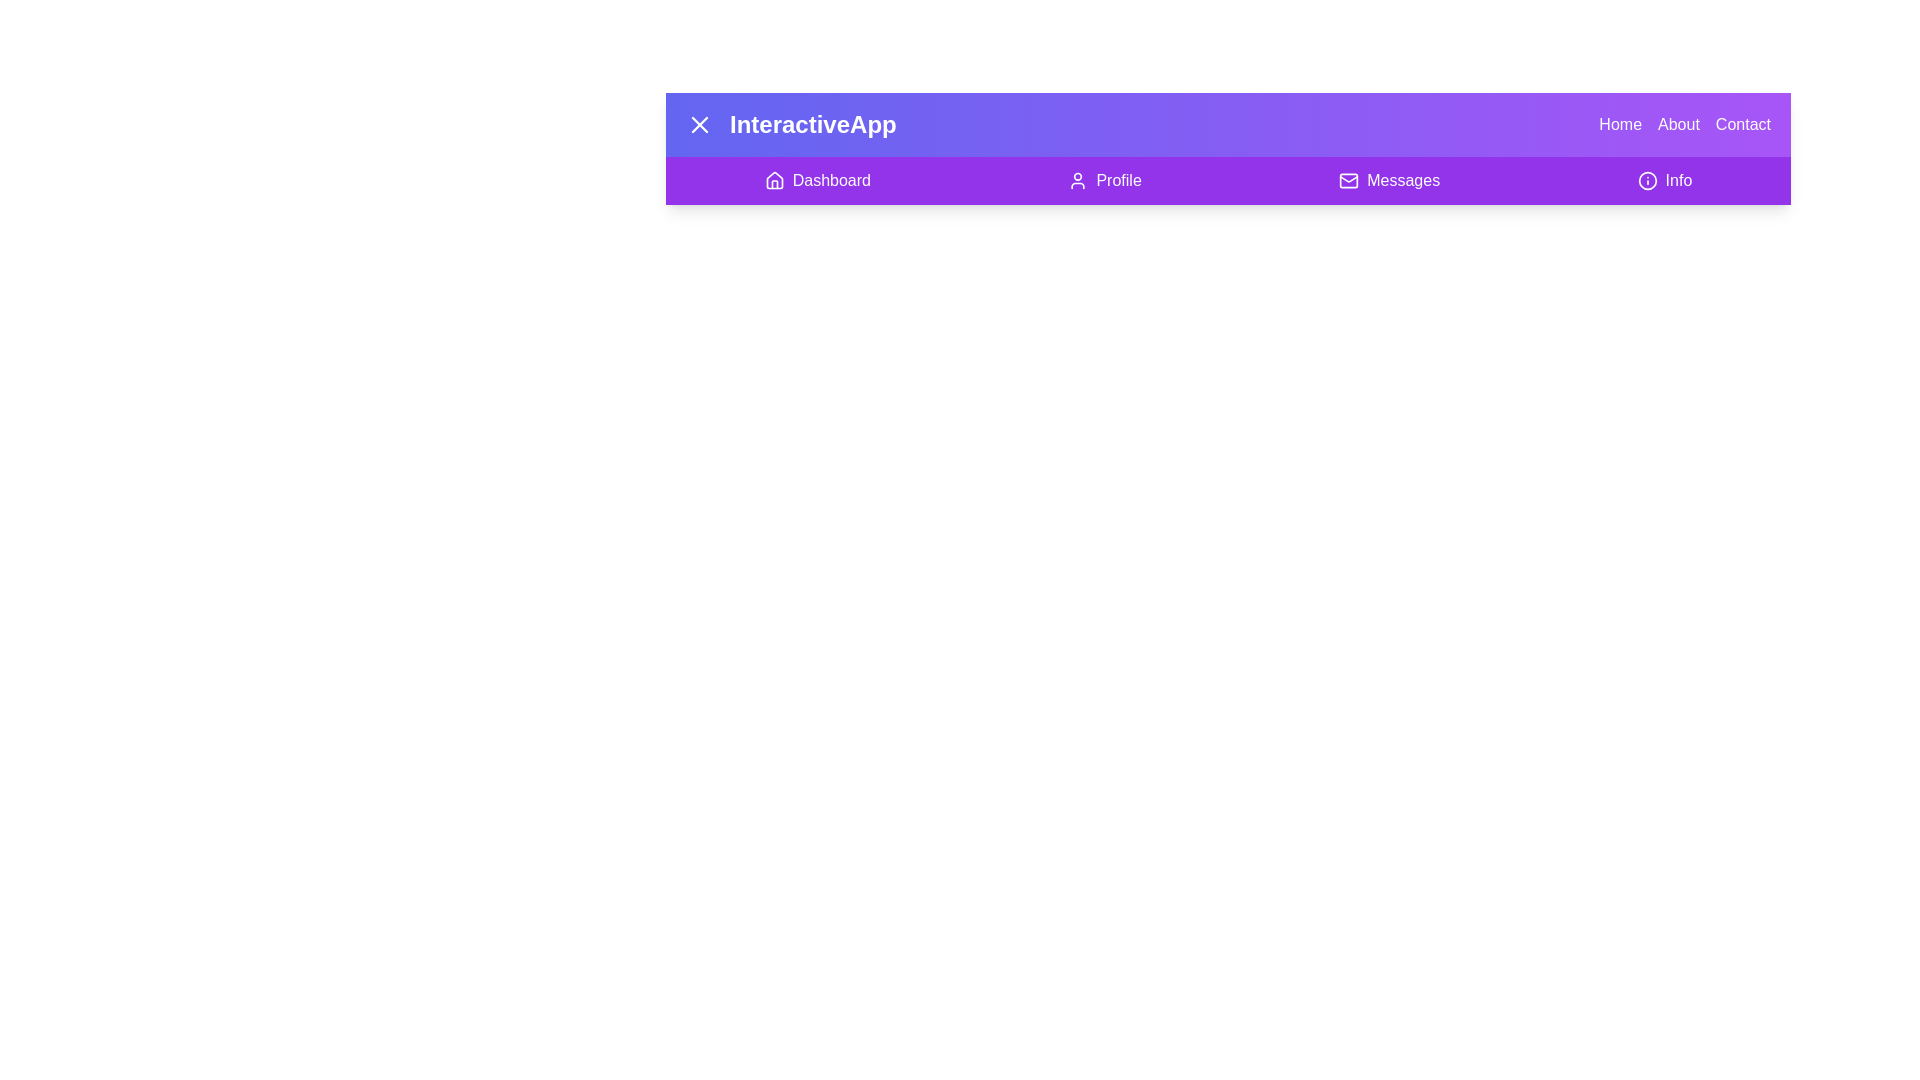  I want to click on the button labeled About to observe its hover effect, so click(1679, 124).